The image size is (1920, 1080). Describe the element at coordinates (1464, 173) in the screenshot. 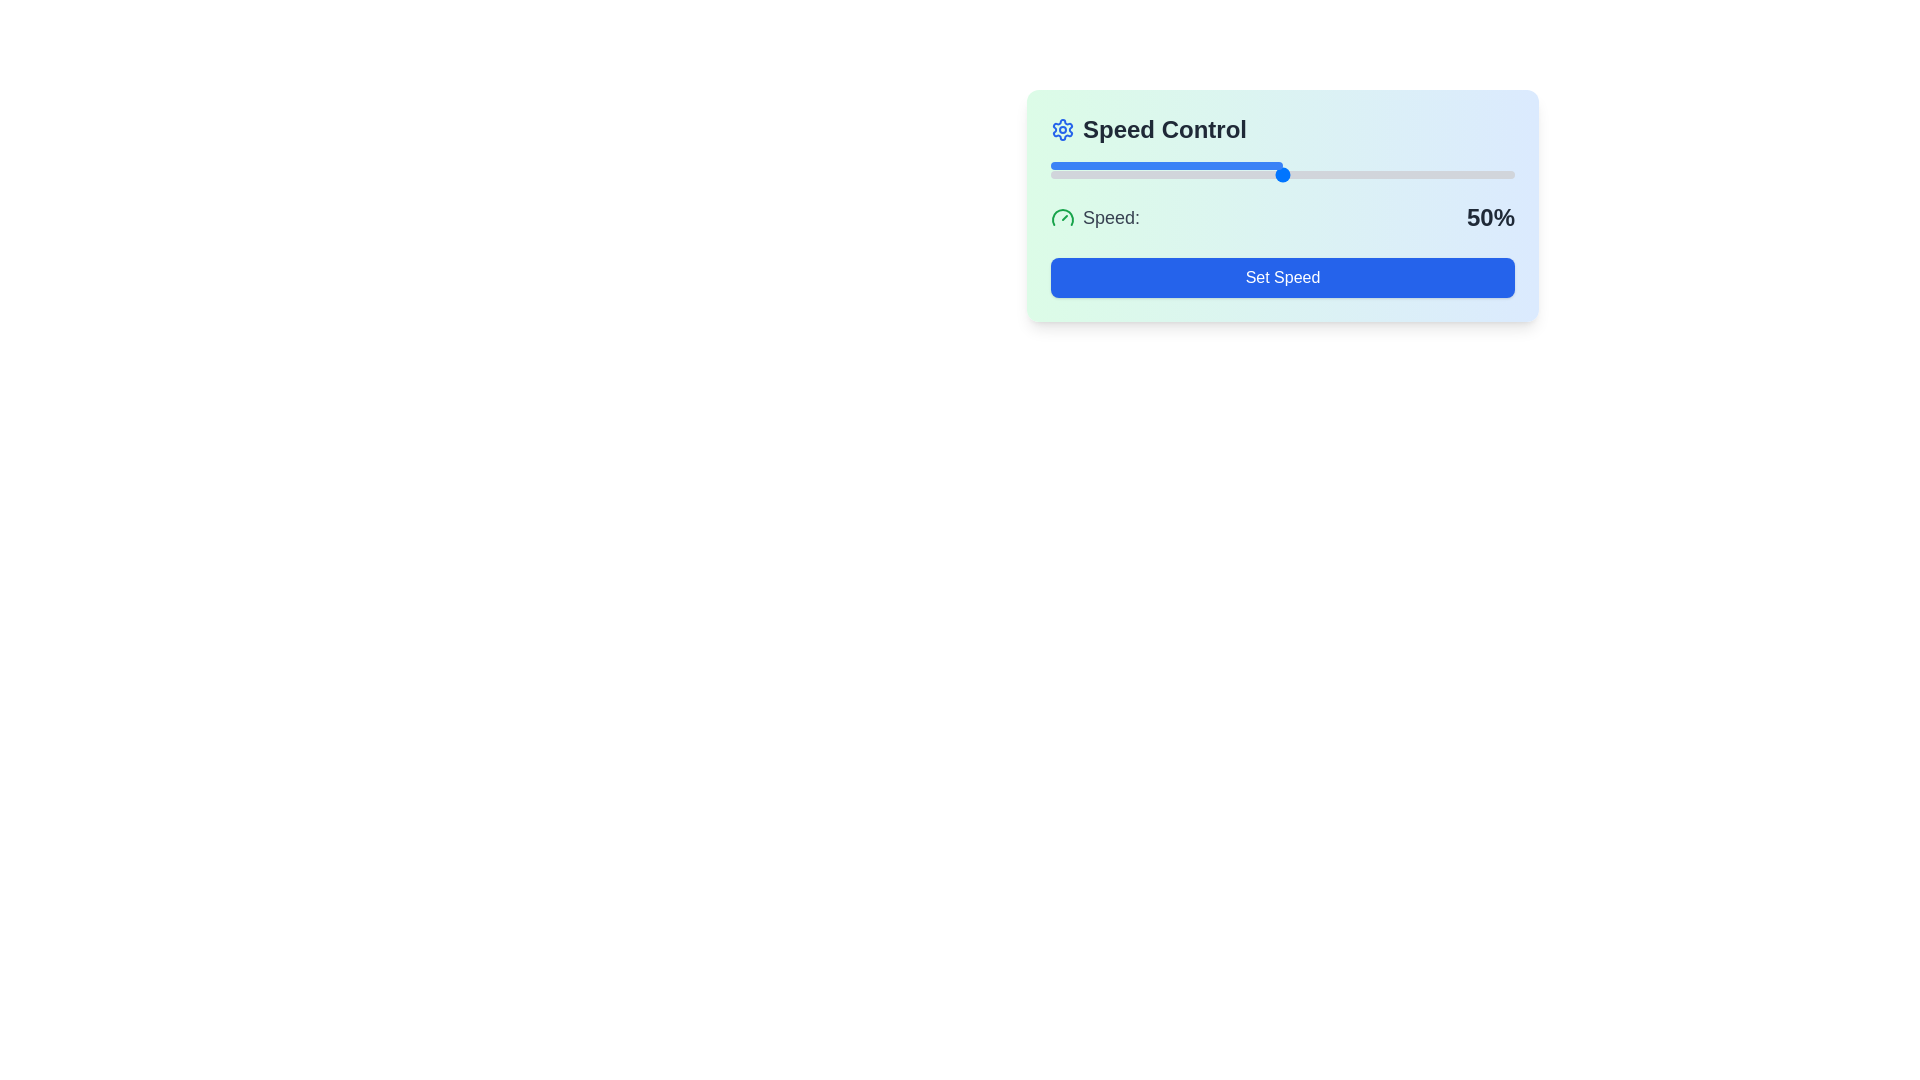

I see `the slider` at that location.